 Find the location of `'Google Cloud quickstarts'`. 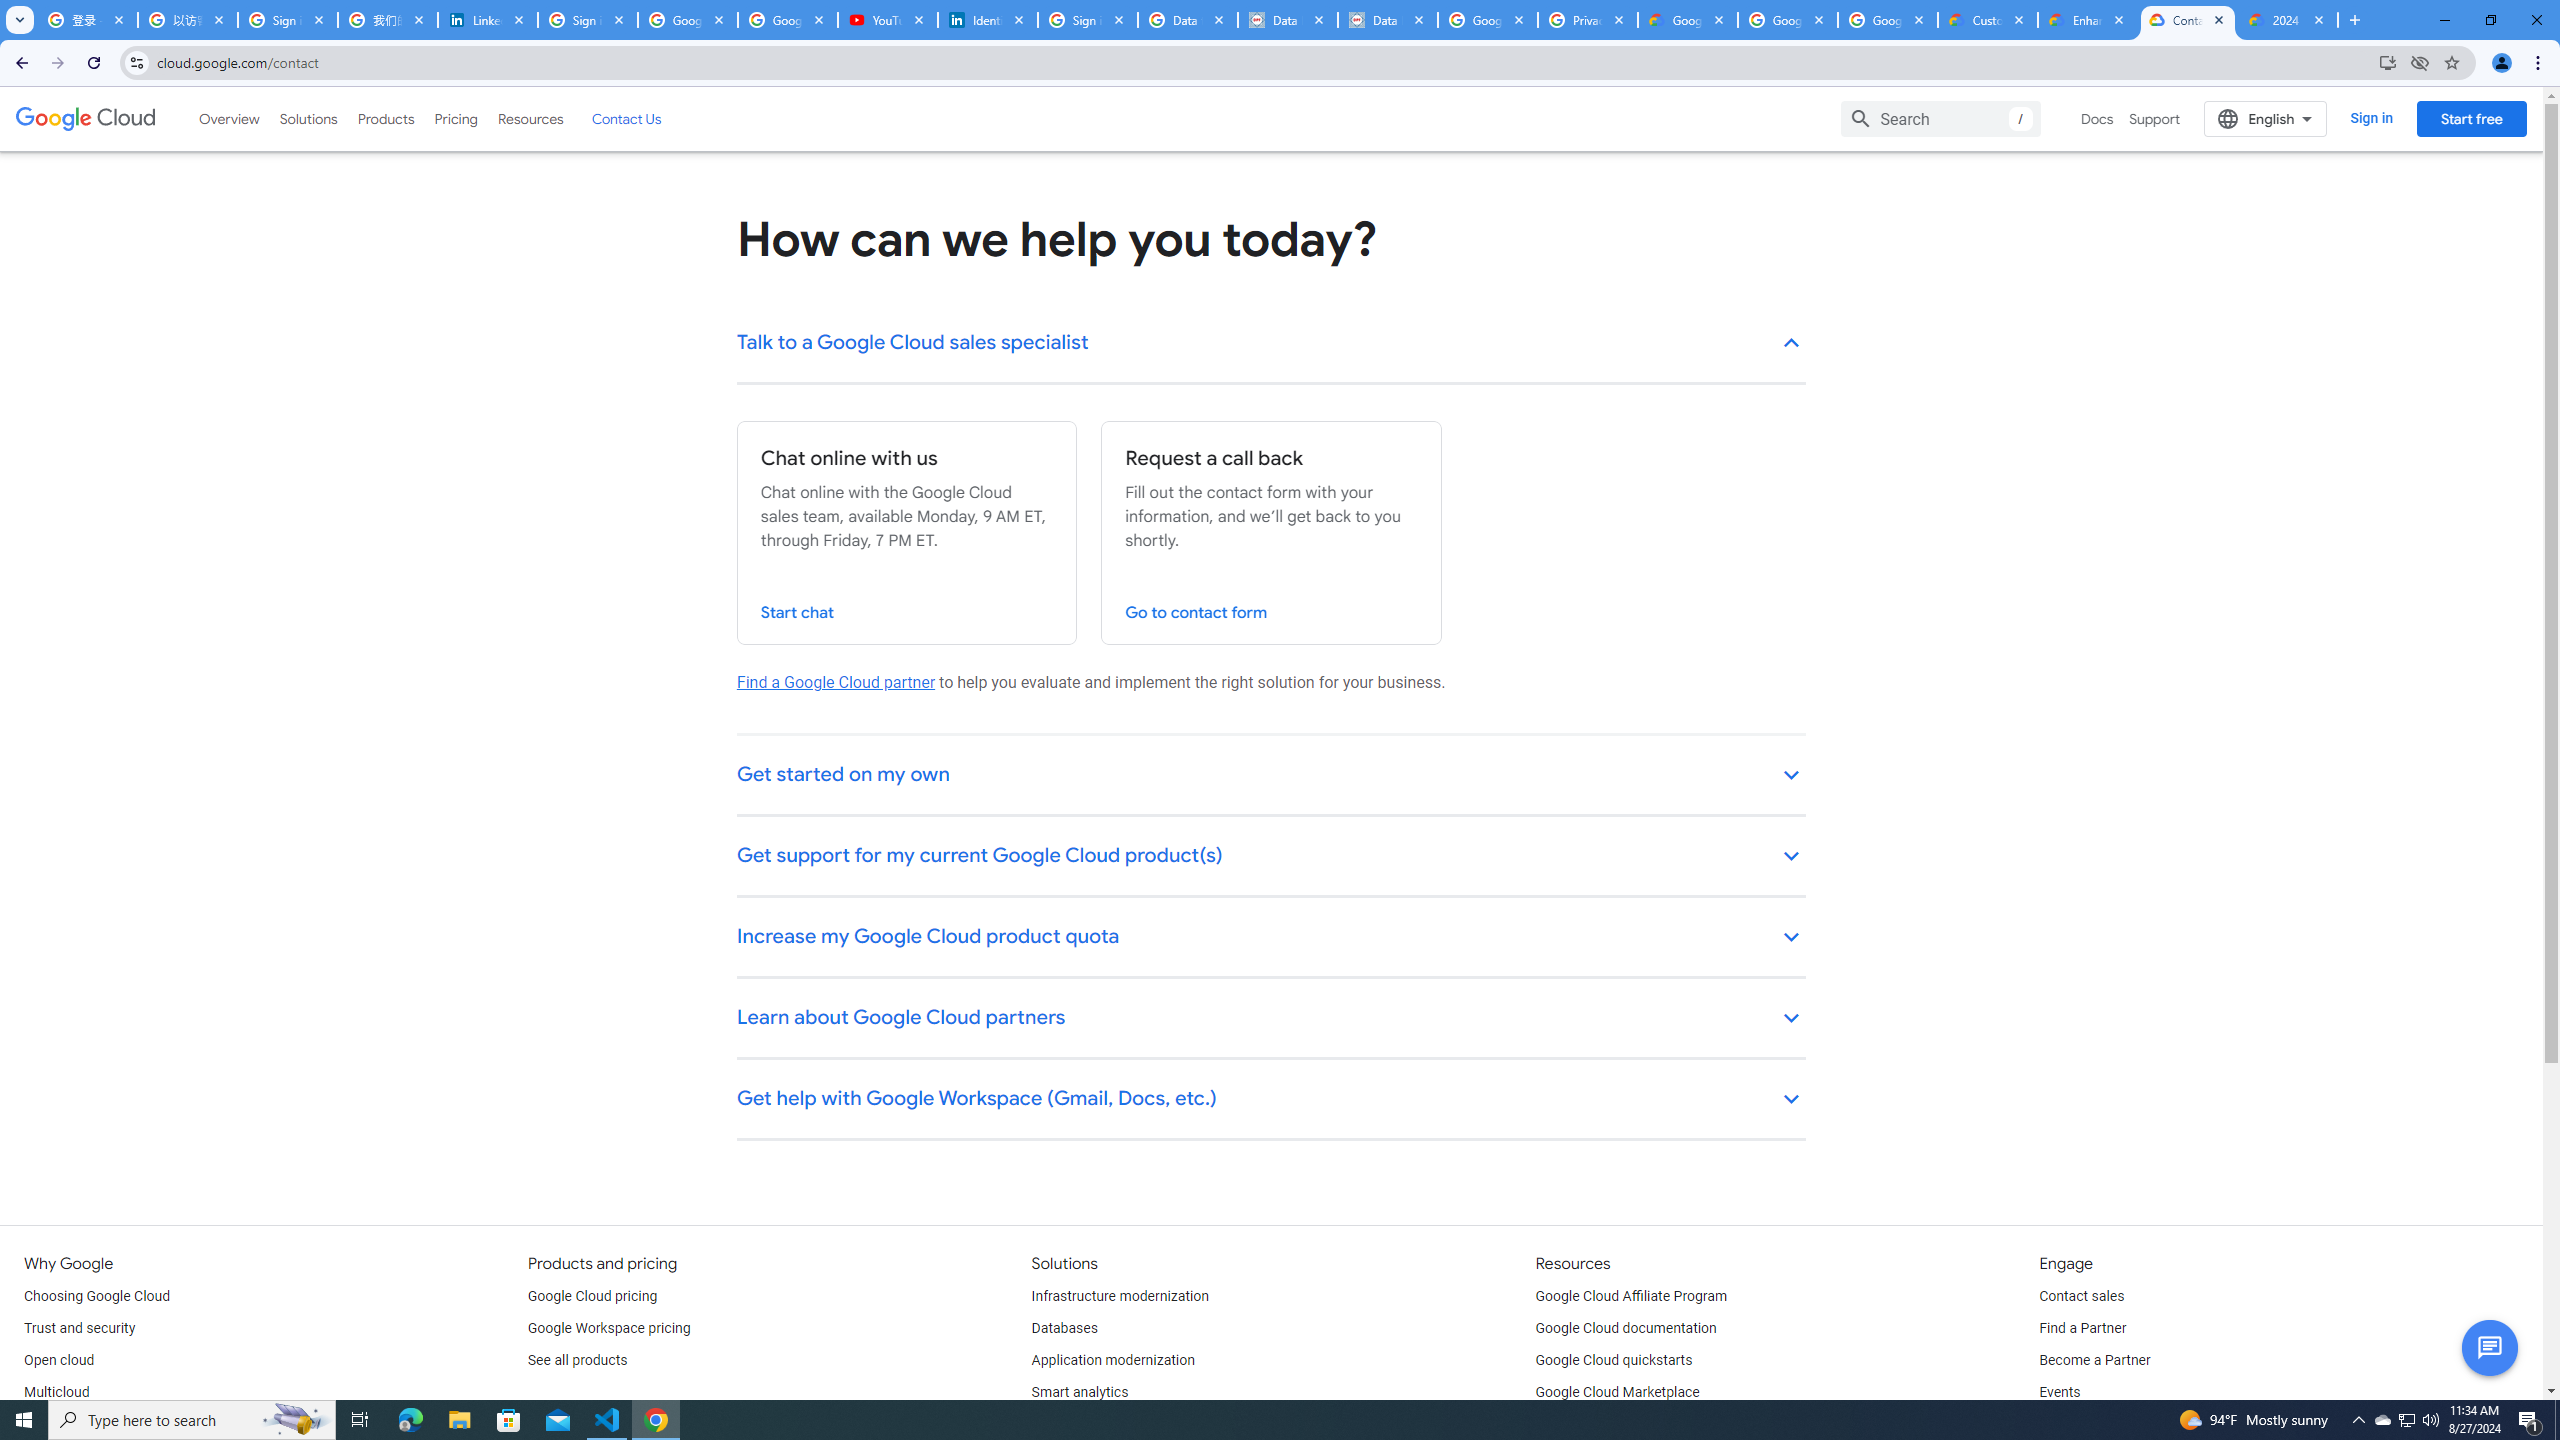

'Google Cloud quickstarts' is located at coordinates (1614, 1359).